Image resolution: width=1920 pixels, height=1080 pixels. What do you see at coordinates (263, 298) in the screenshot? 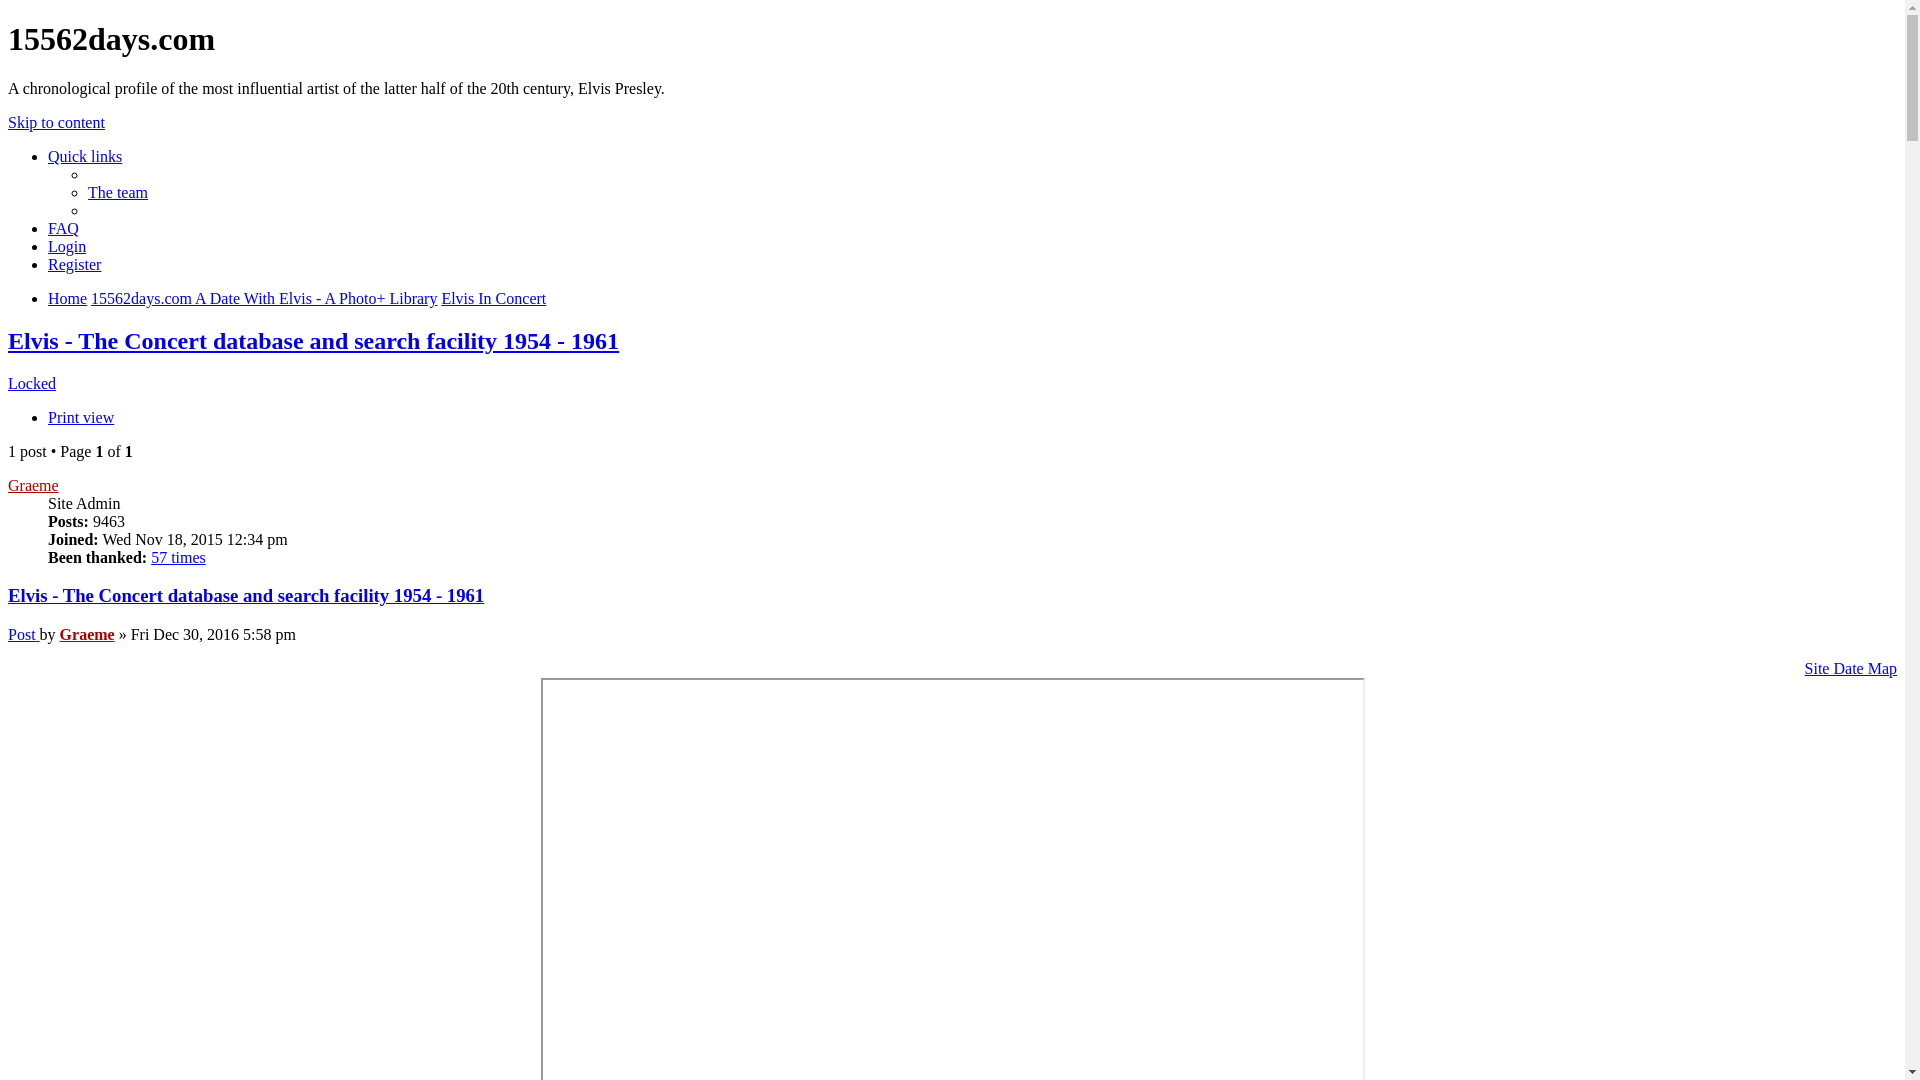
I see `'15562days.com A Date With Elvis - A Photo+ Library'` at bounding box center [263, 298].